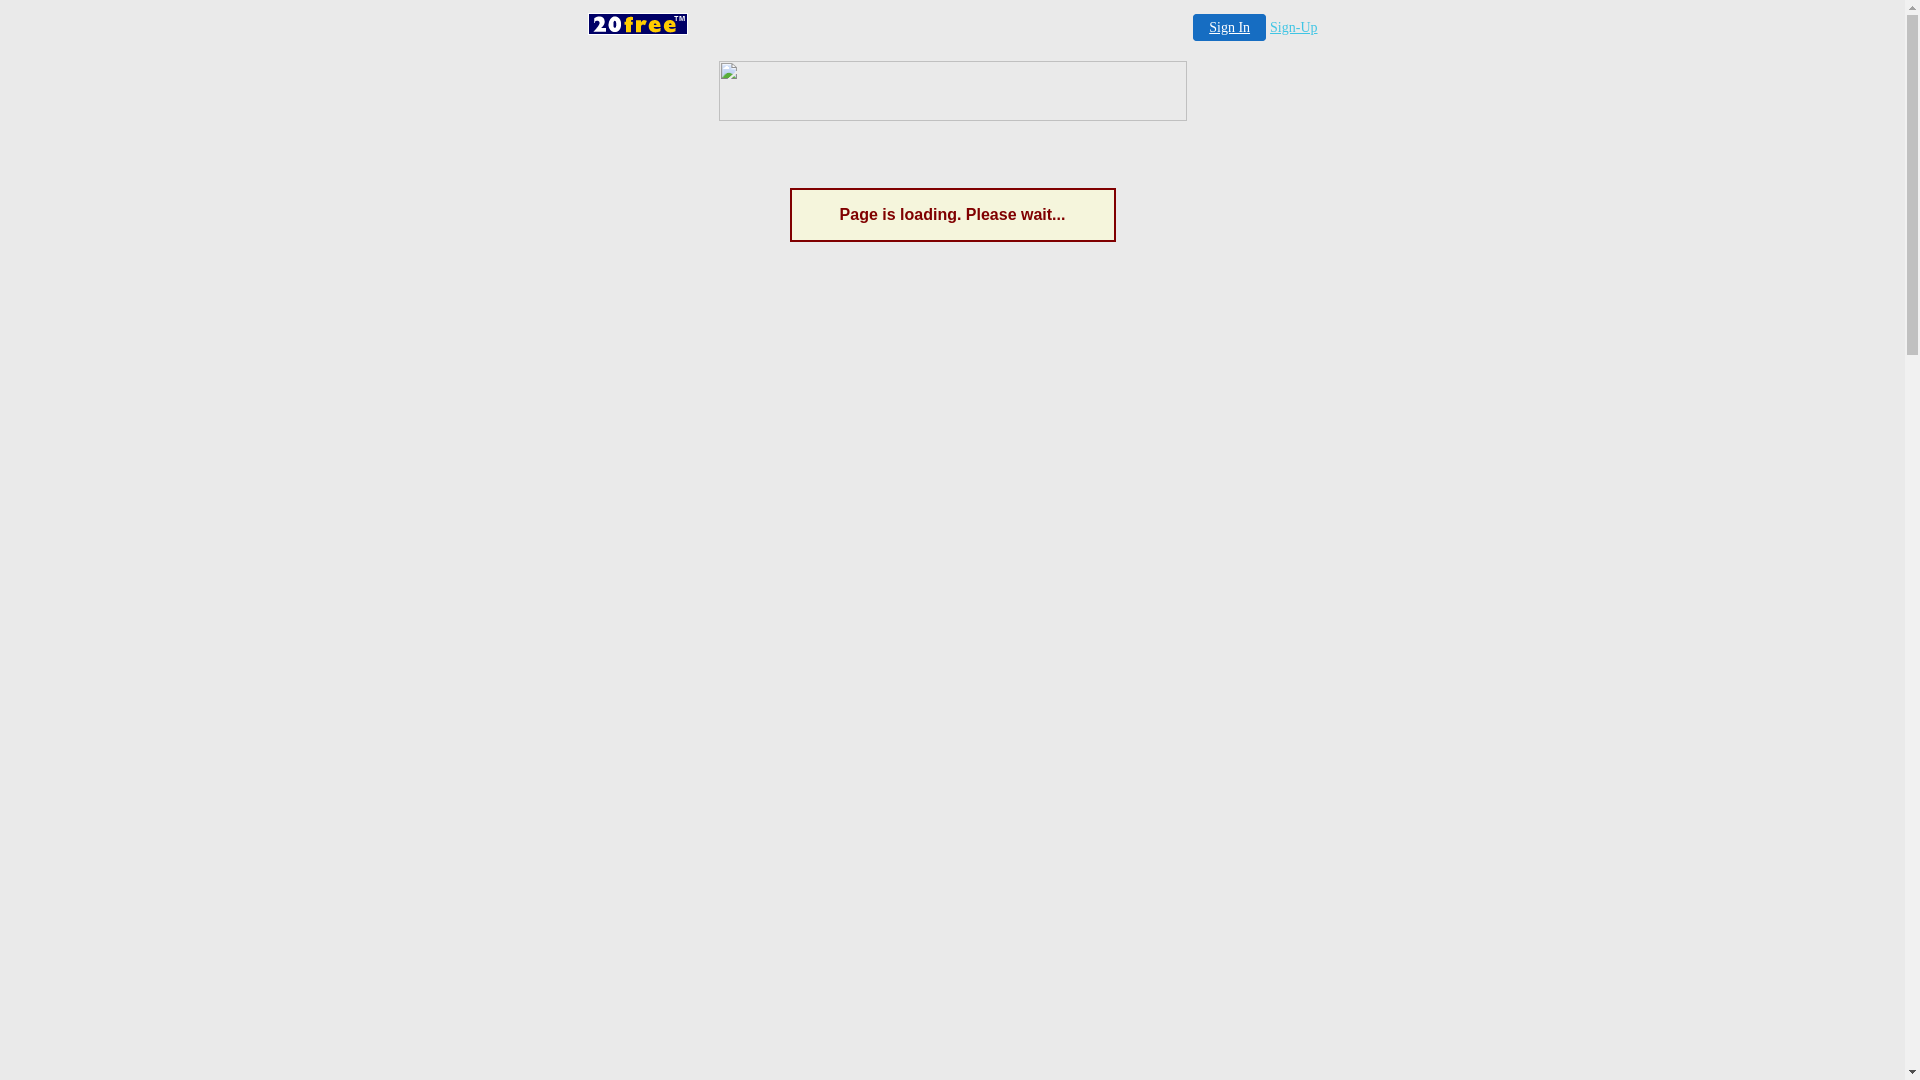  Describe the element at coordinates (1293, 27) in the screenshot. I see `'Sign-Up'` at that location.